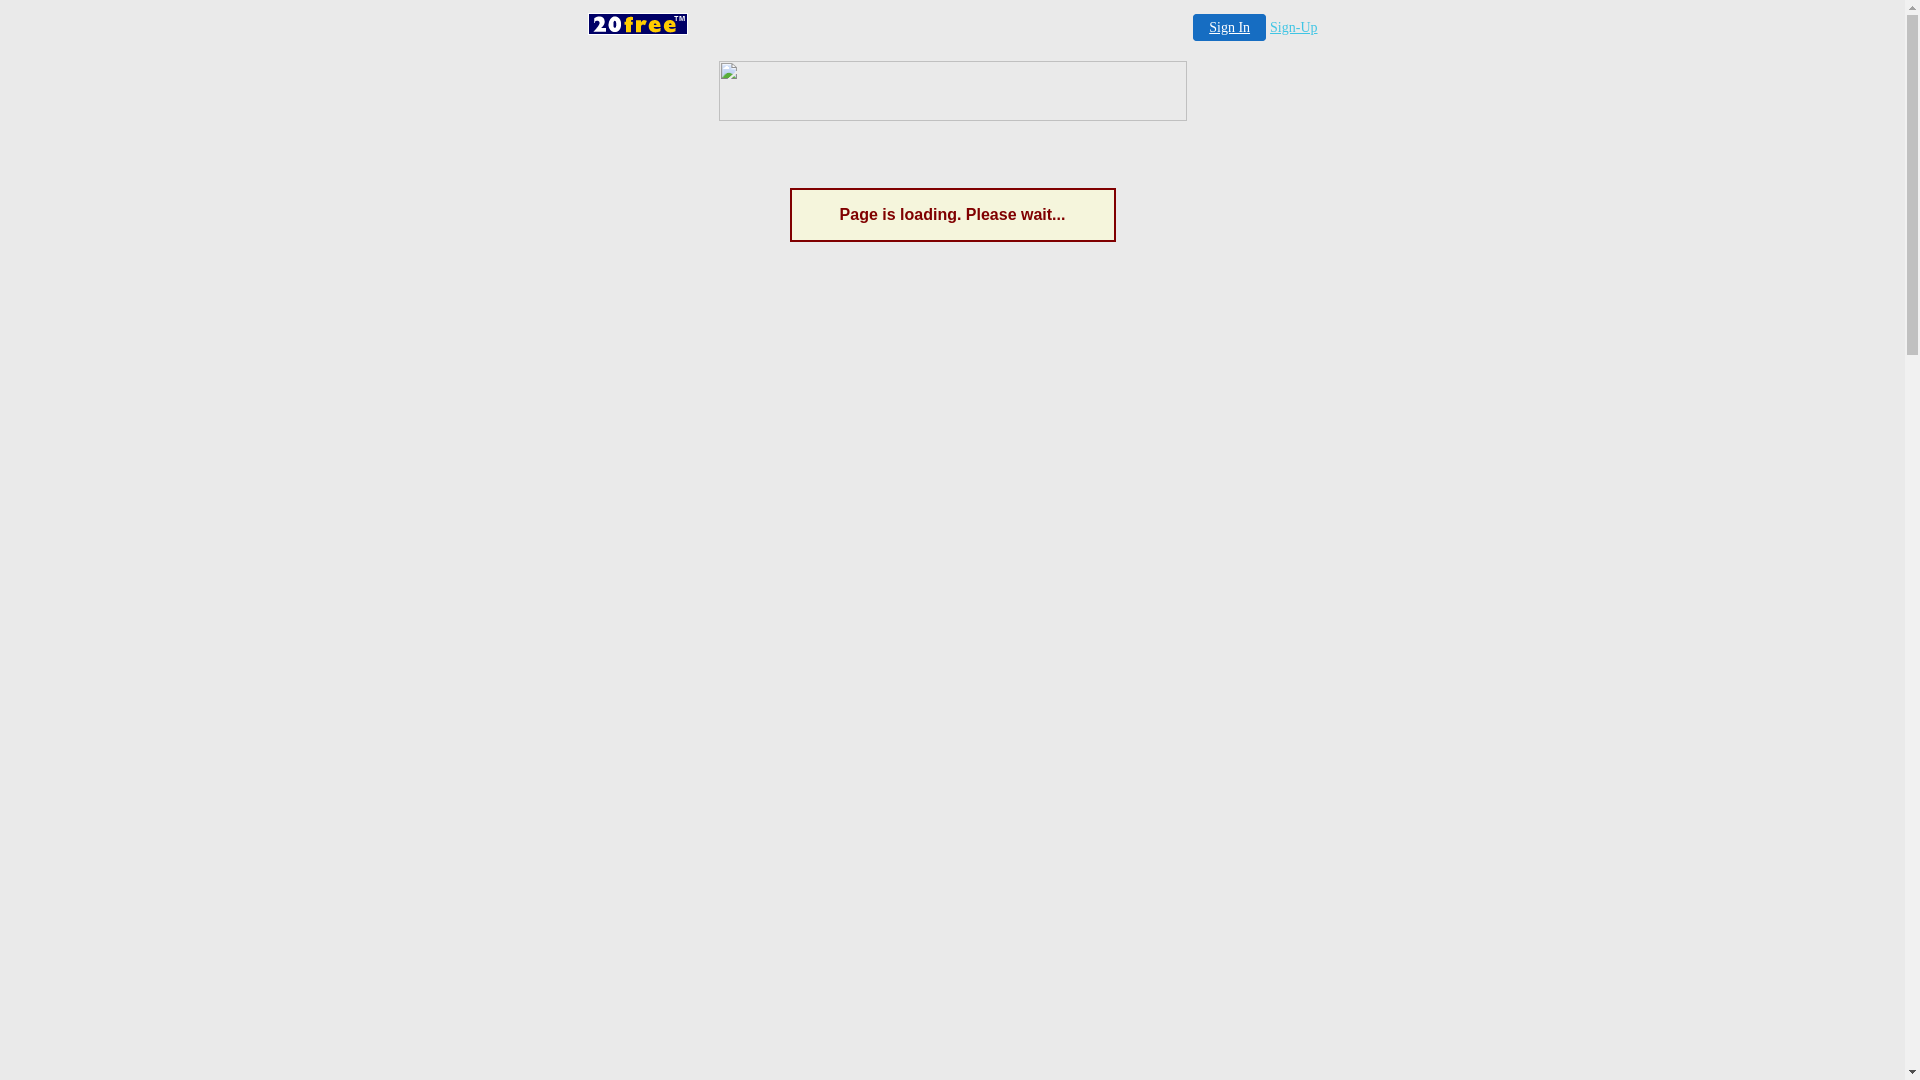  Describe the element at coordinates (1293, 27) in the screenshot. I see `'Sign-Up'` at that location.